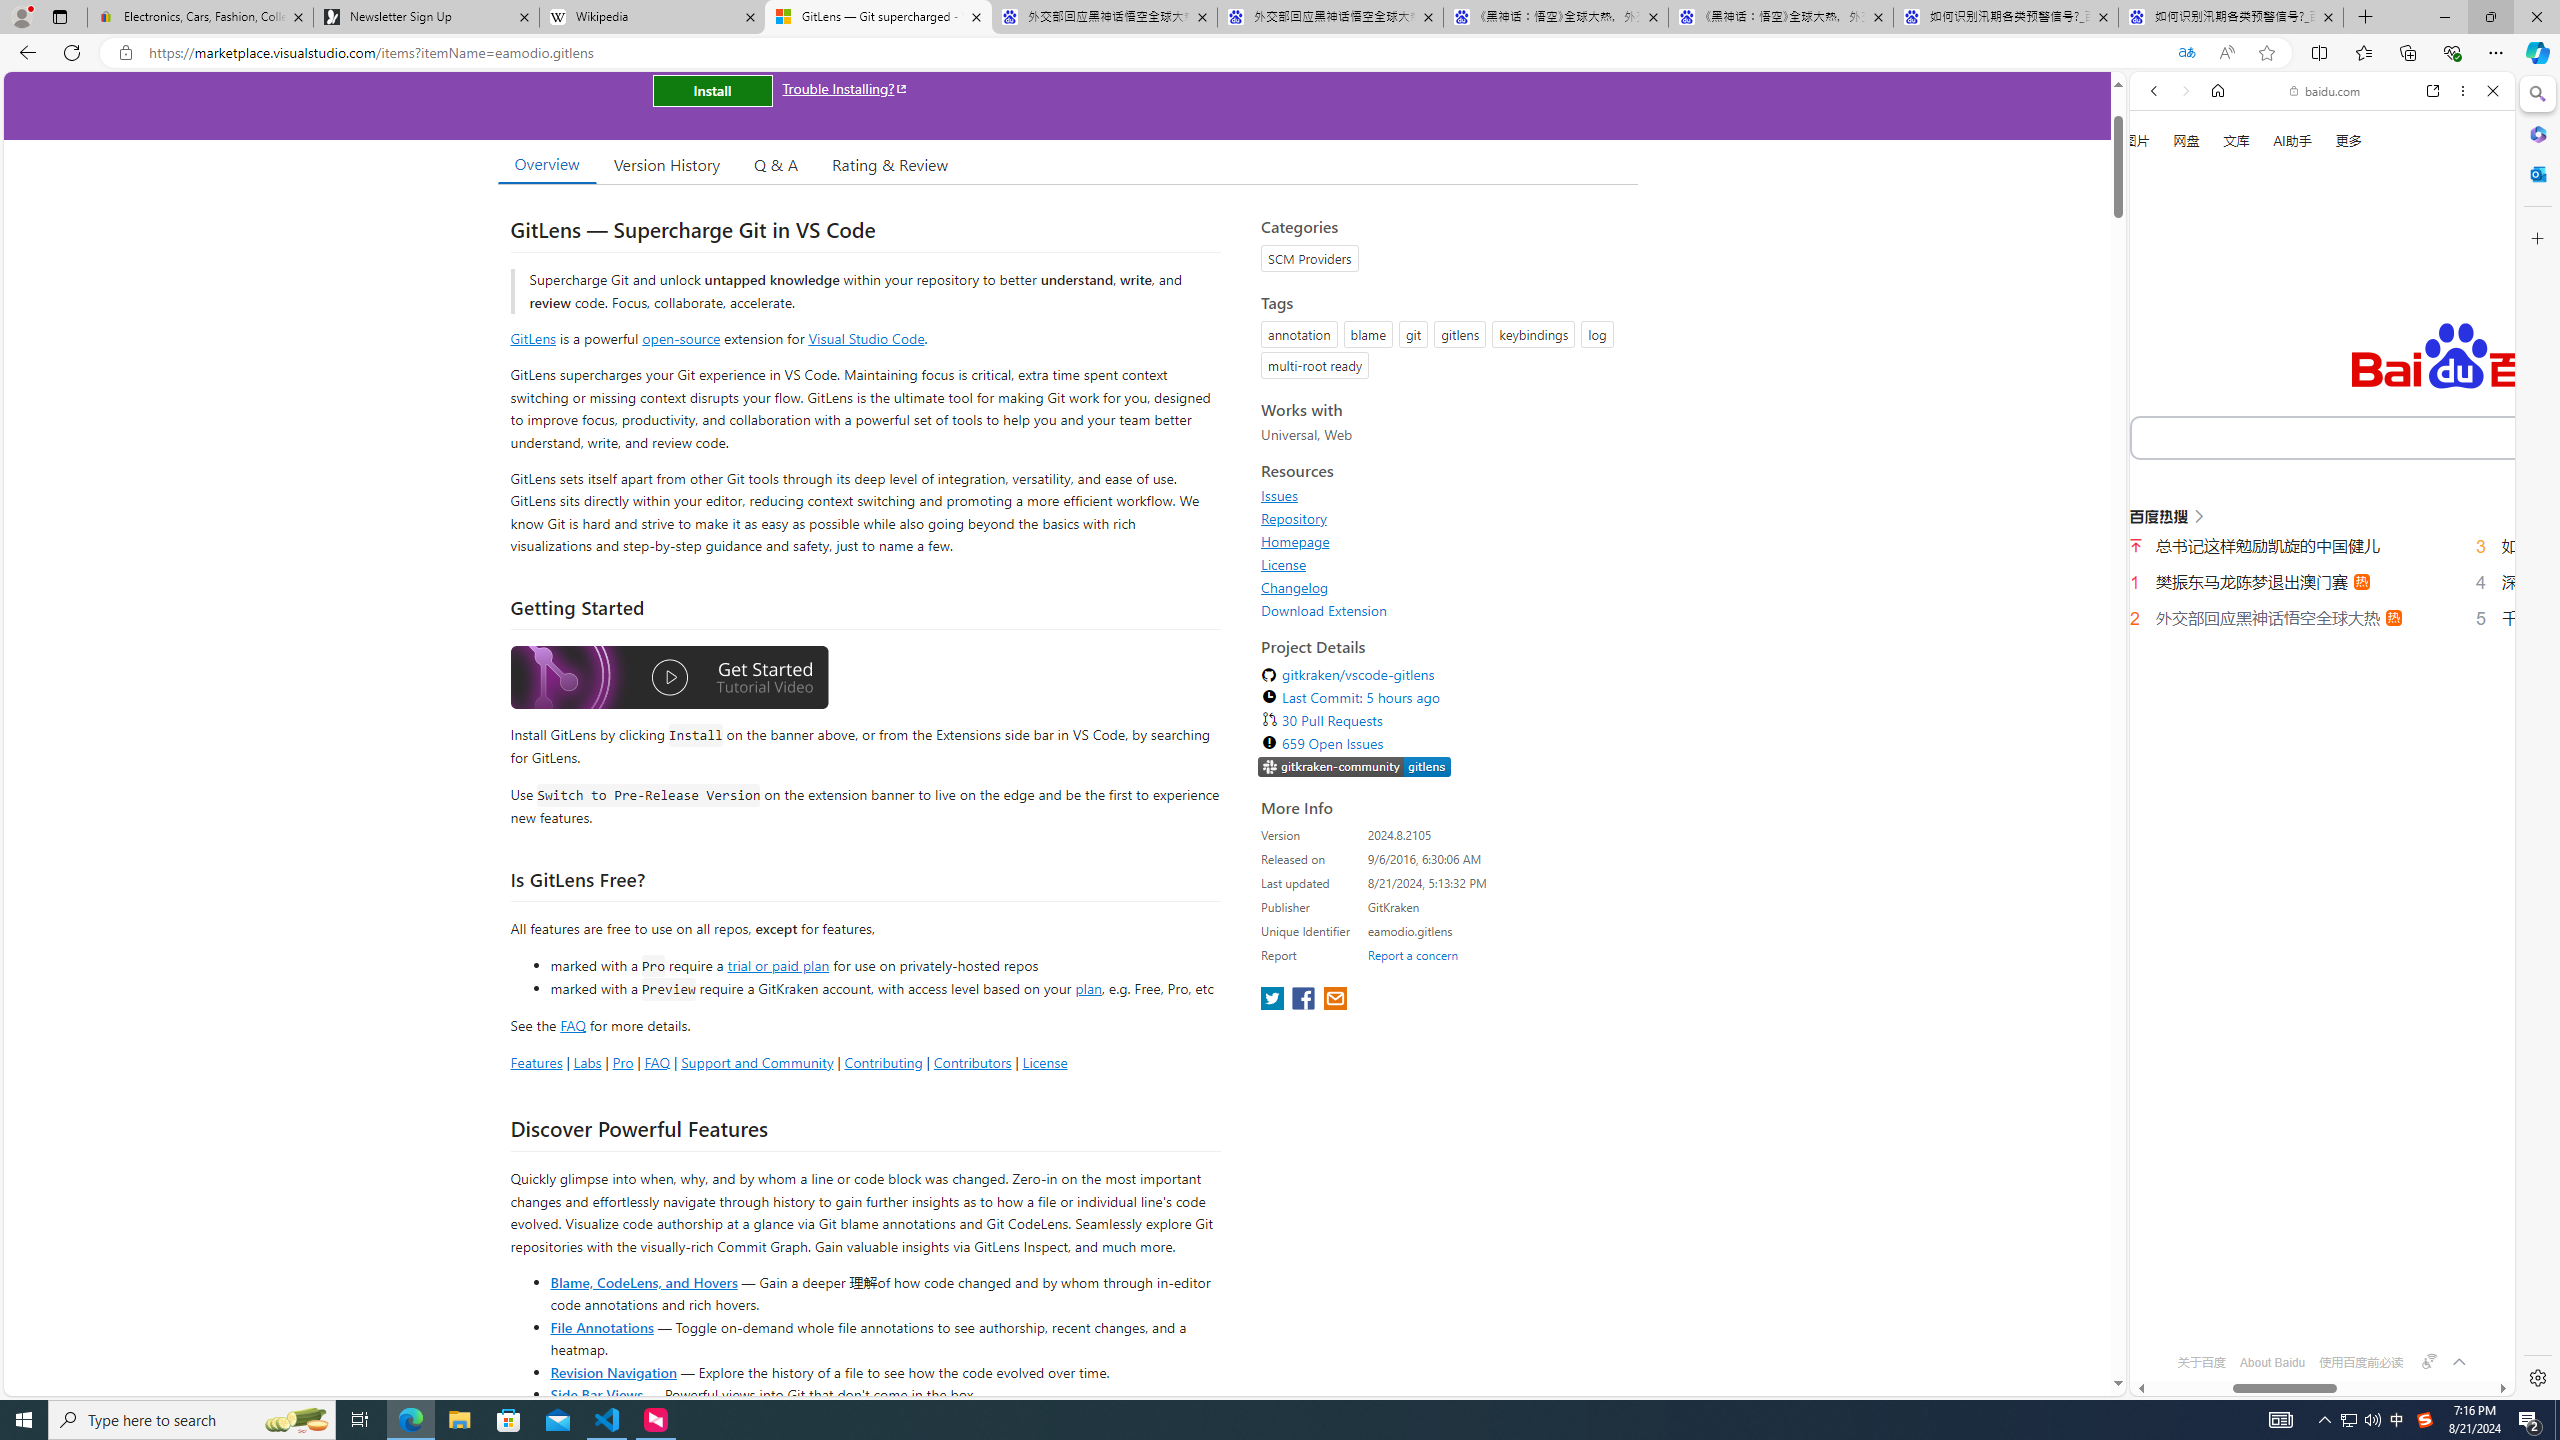 The height and width of the screenshot is (1440, 2560). Describe the element at coordinates (2185, 53) in the screenshot. I see `'Translated'` at that location.